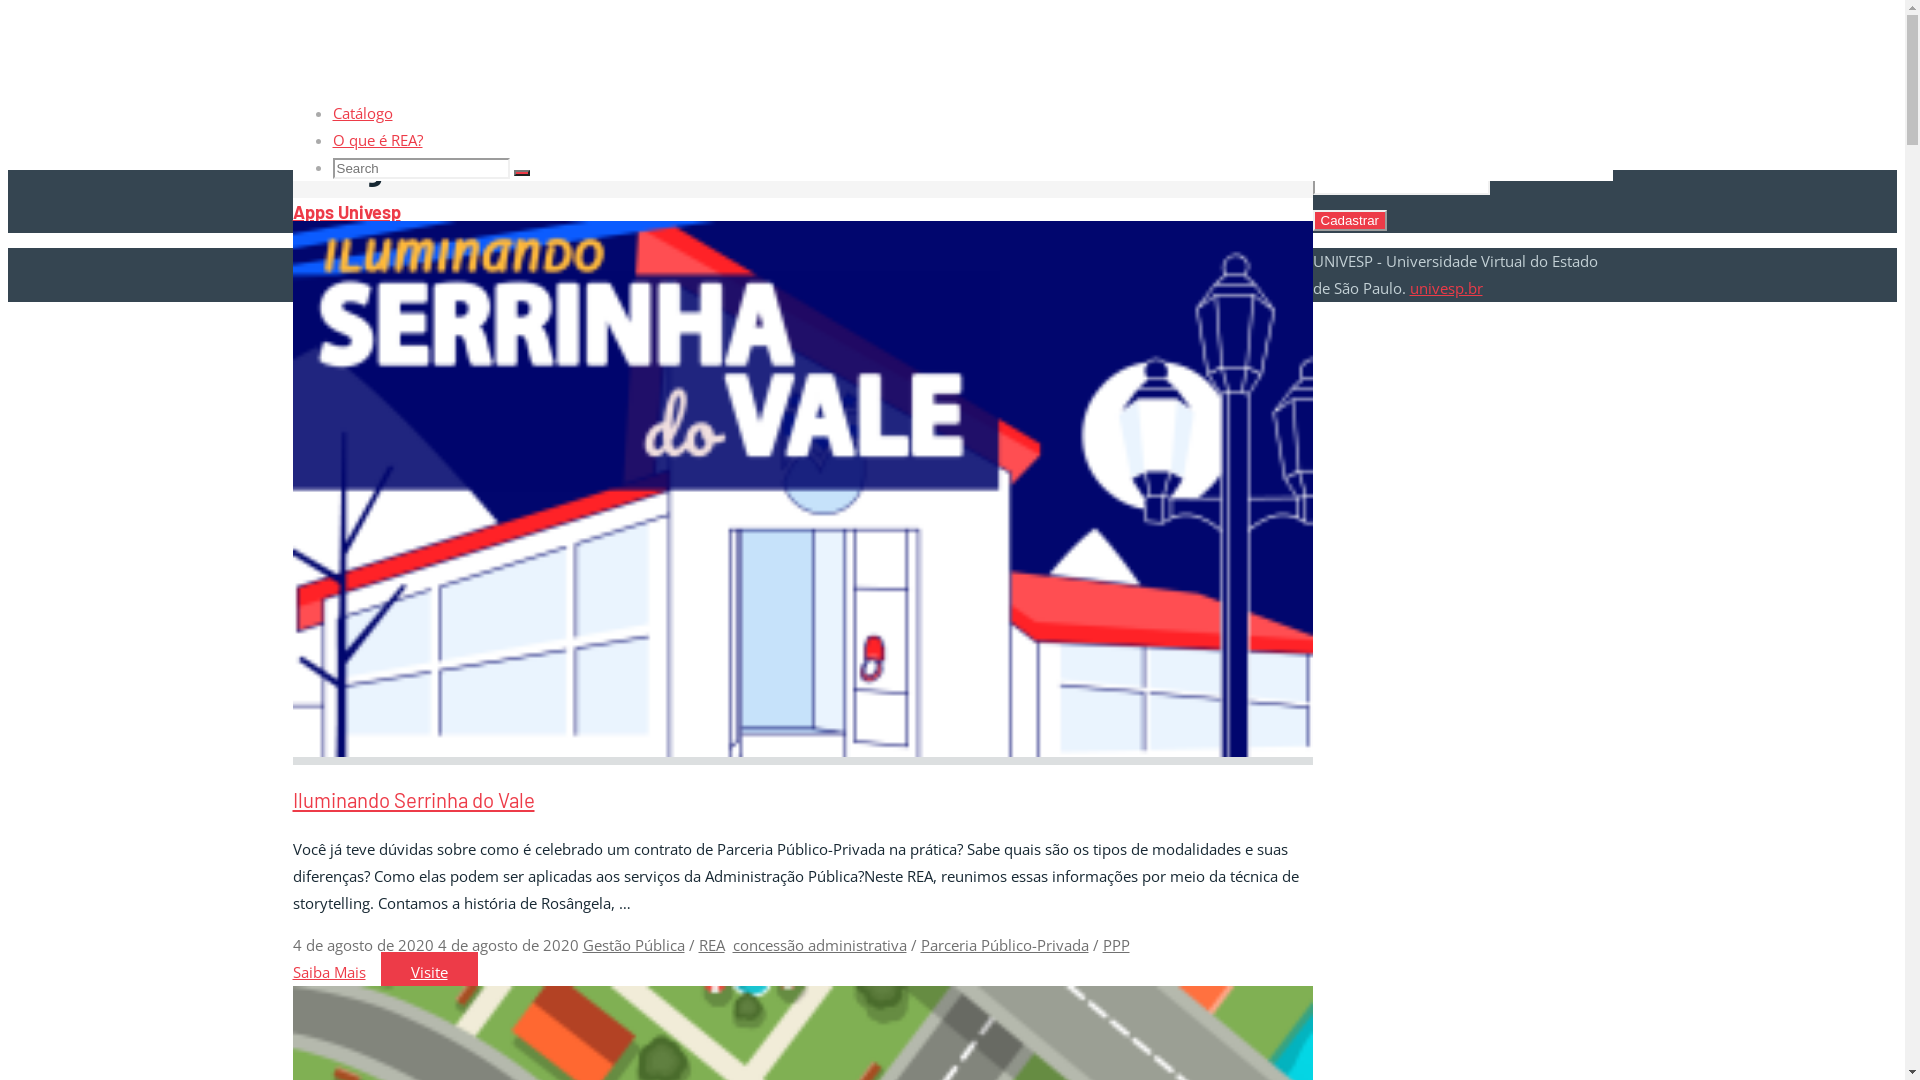  What do you see at coordinates (1349, 220) in the screenshot?
I see `'Cadastrar'` at bounding box center [1349, 220].